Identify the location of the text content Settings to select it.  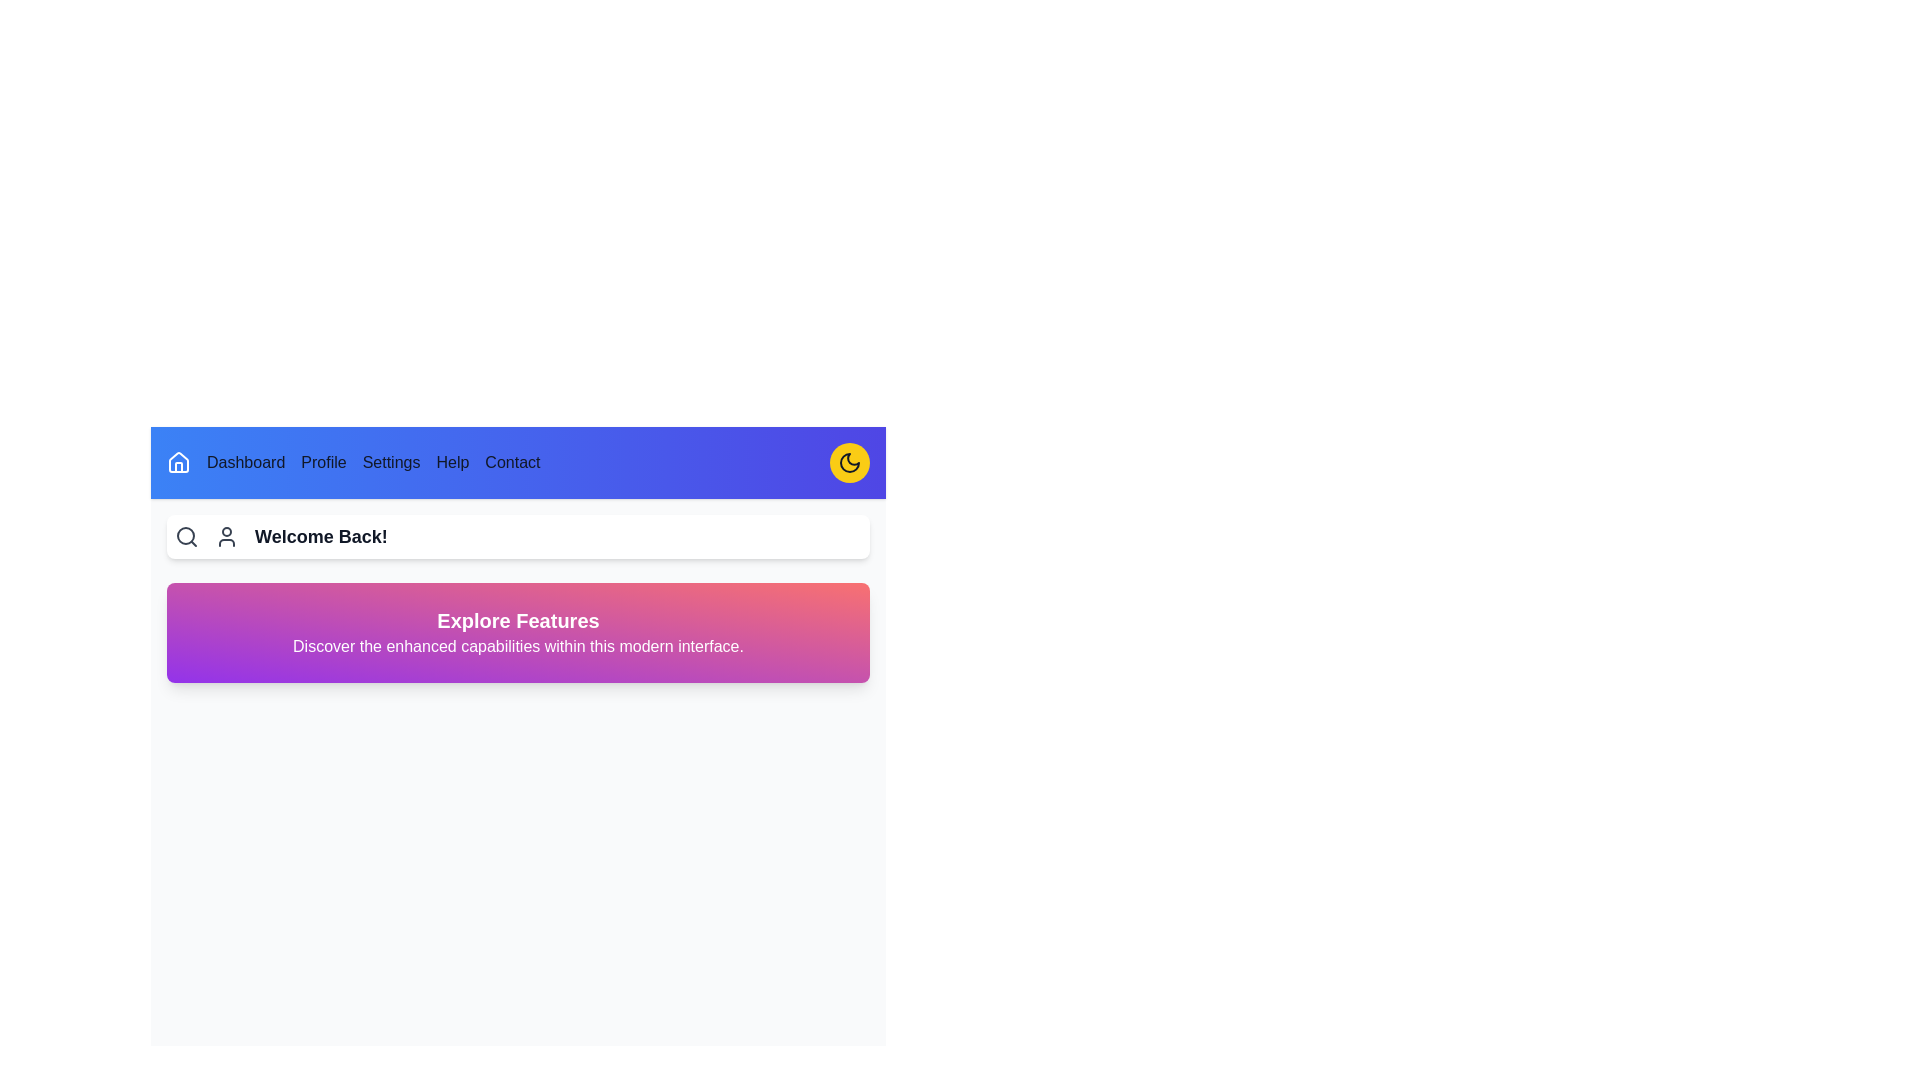
(391, 462).